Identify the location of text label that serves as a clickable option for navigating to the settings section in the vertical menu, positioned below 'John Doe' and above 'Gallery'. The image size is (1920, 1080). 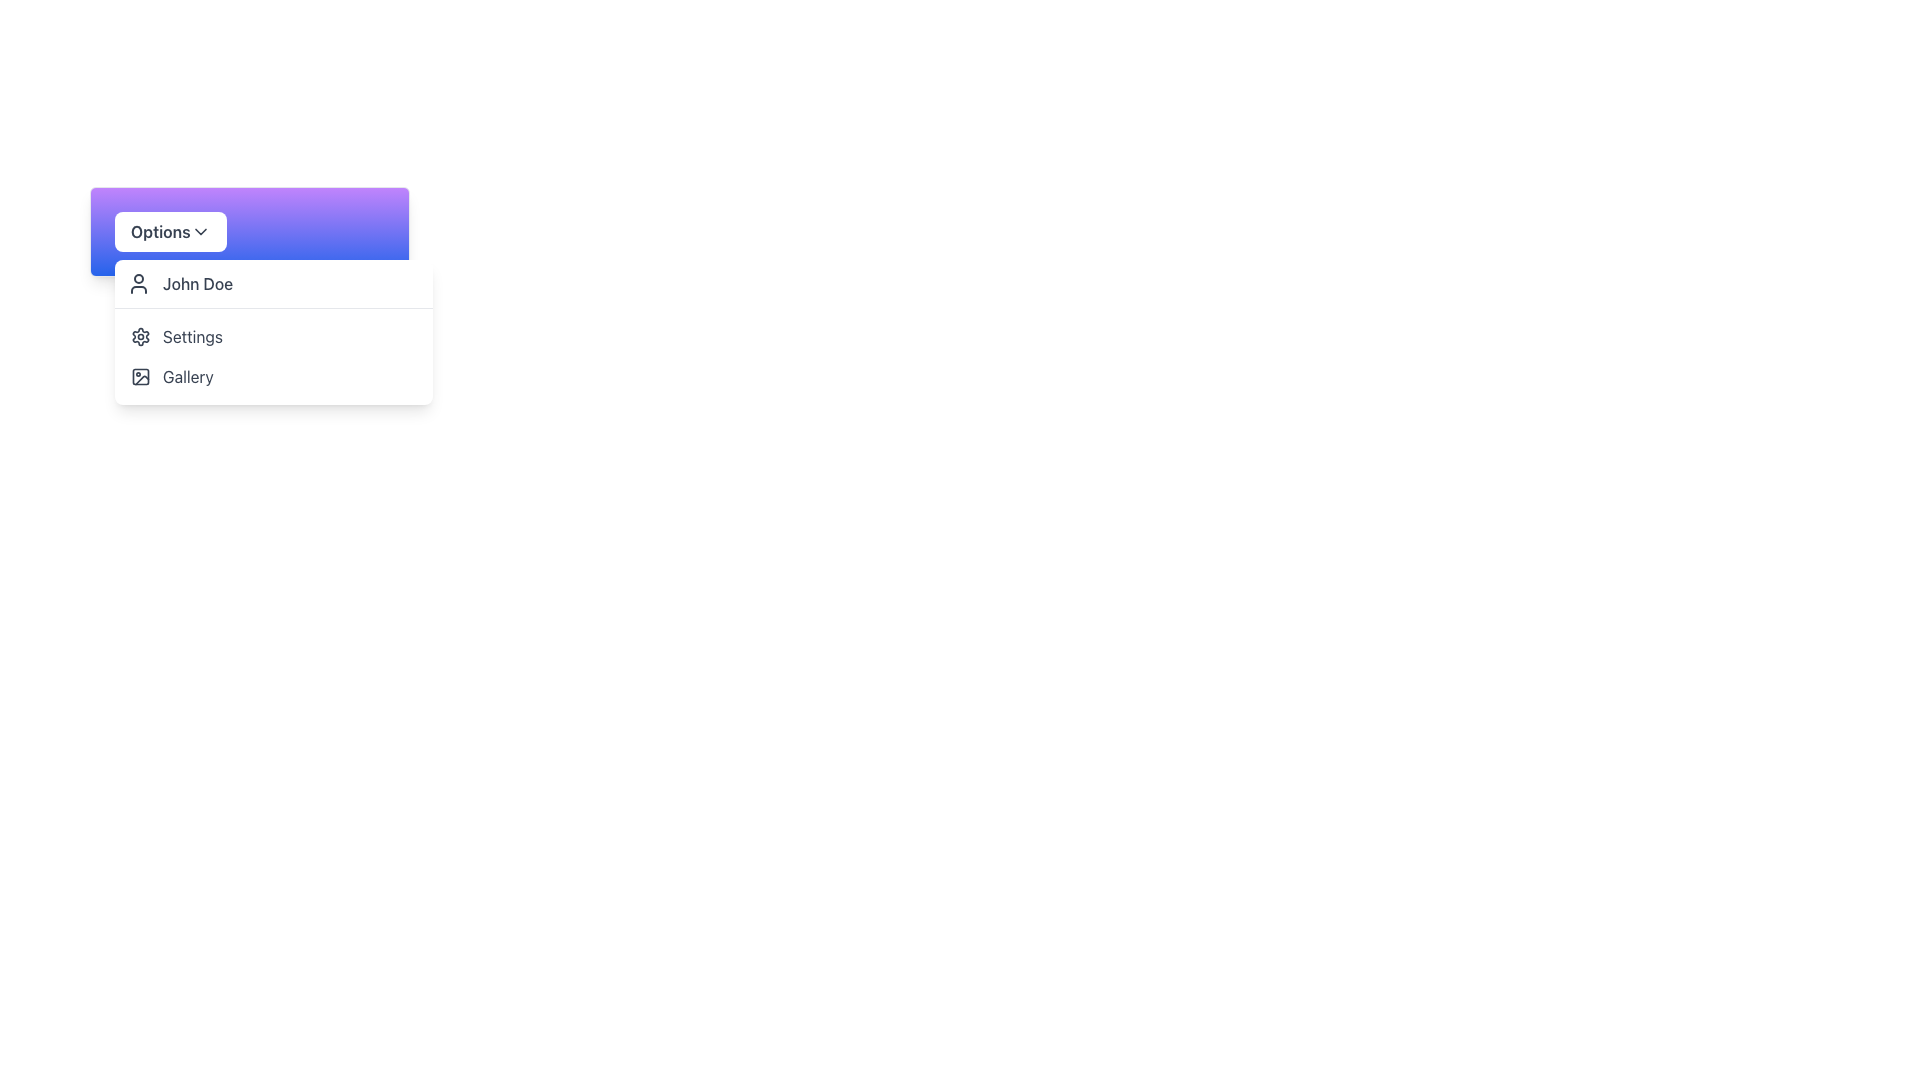
(192, 335).